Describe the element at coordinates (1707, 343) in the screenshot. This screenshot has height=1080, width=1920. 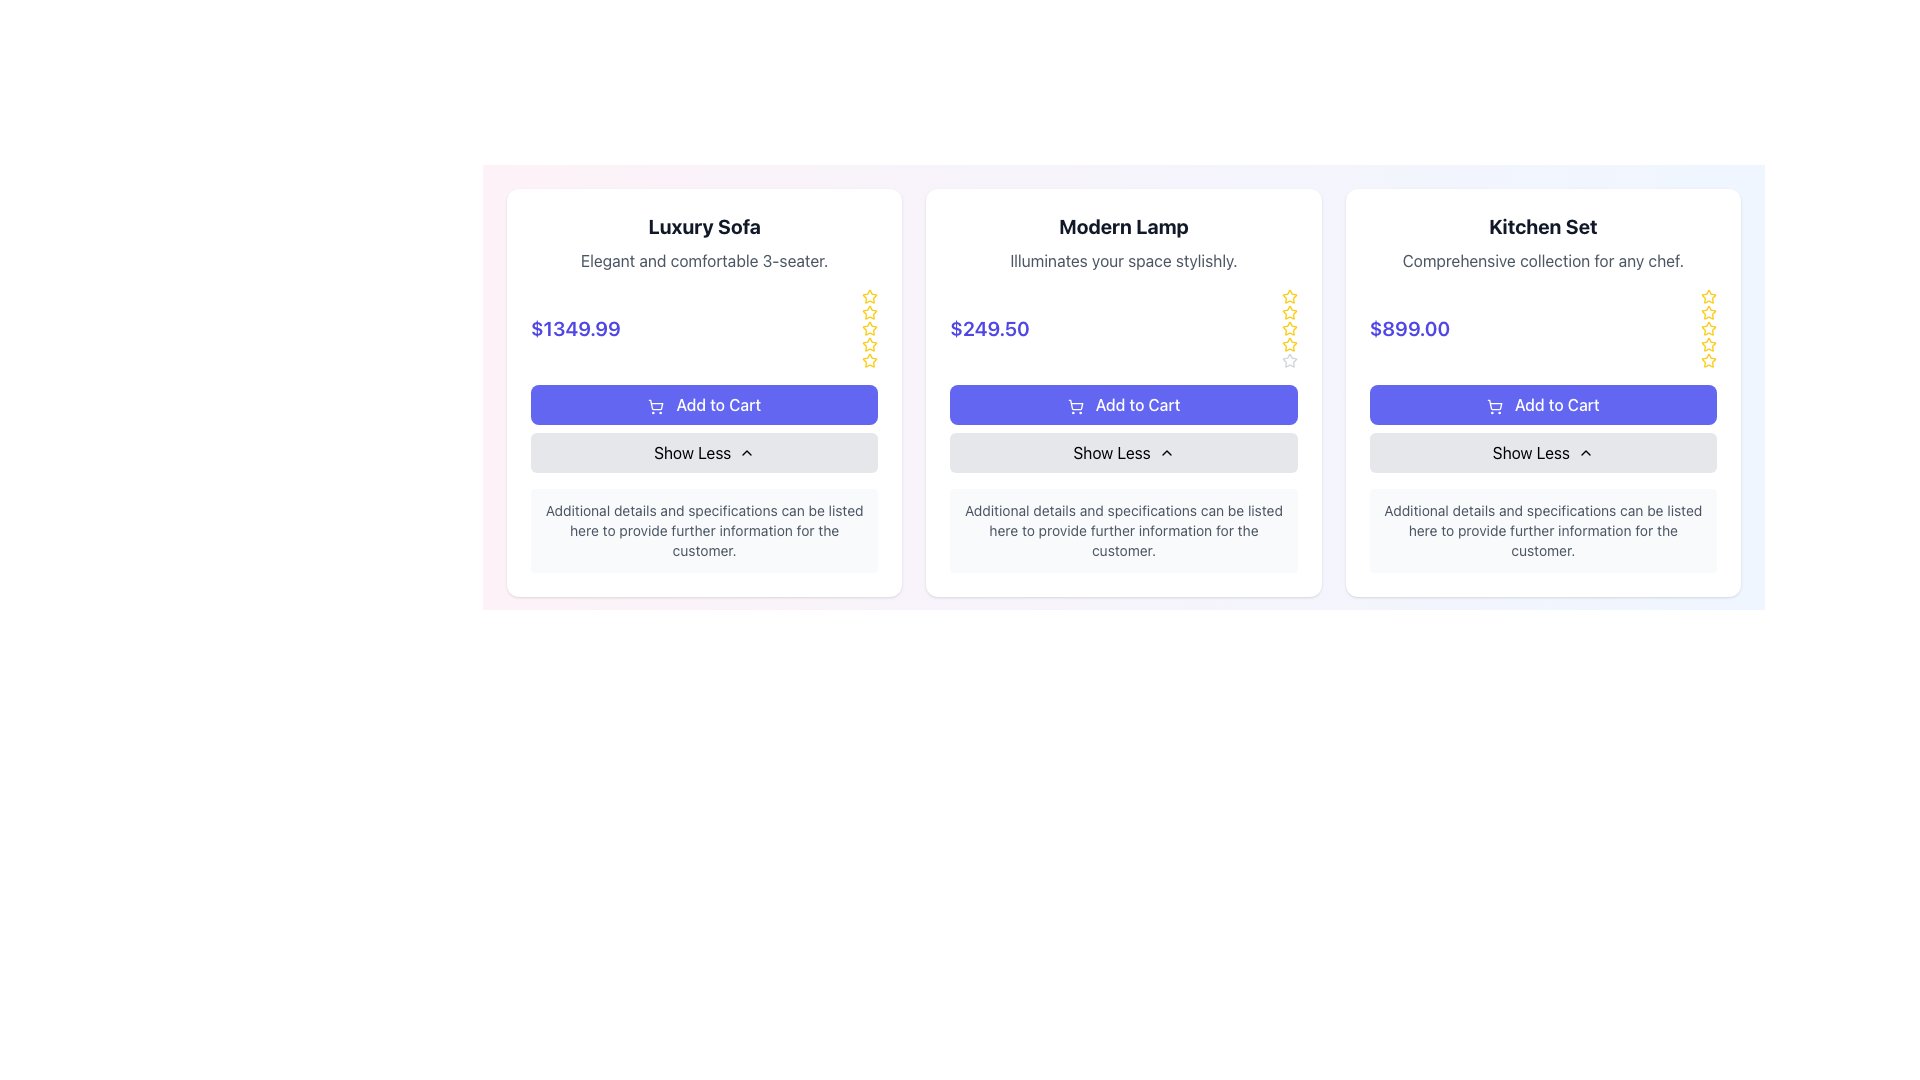
I see `the fifth star icon representing an active rating in the 'Kitchen Set' product card` at that location.